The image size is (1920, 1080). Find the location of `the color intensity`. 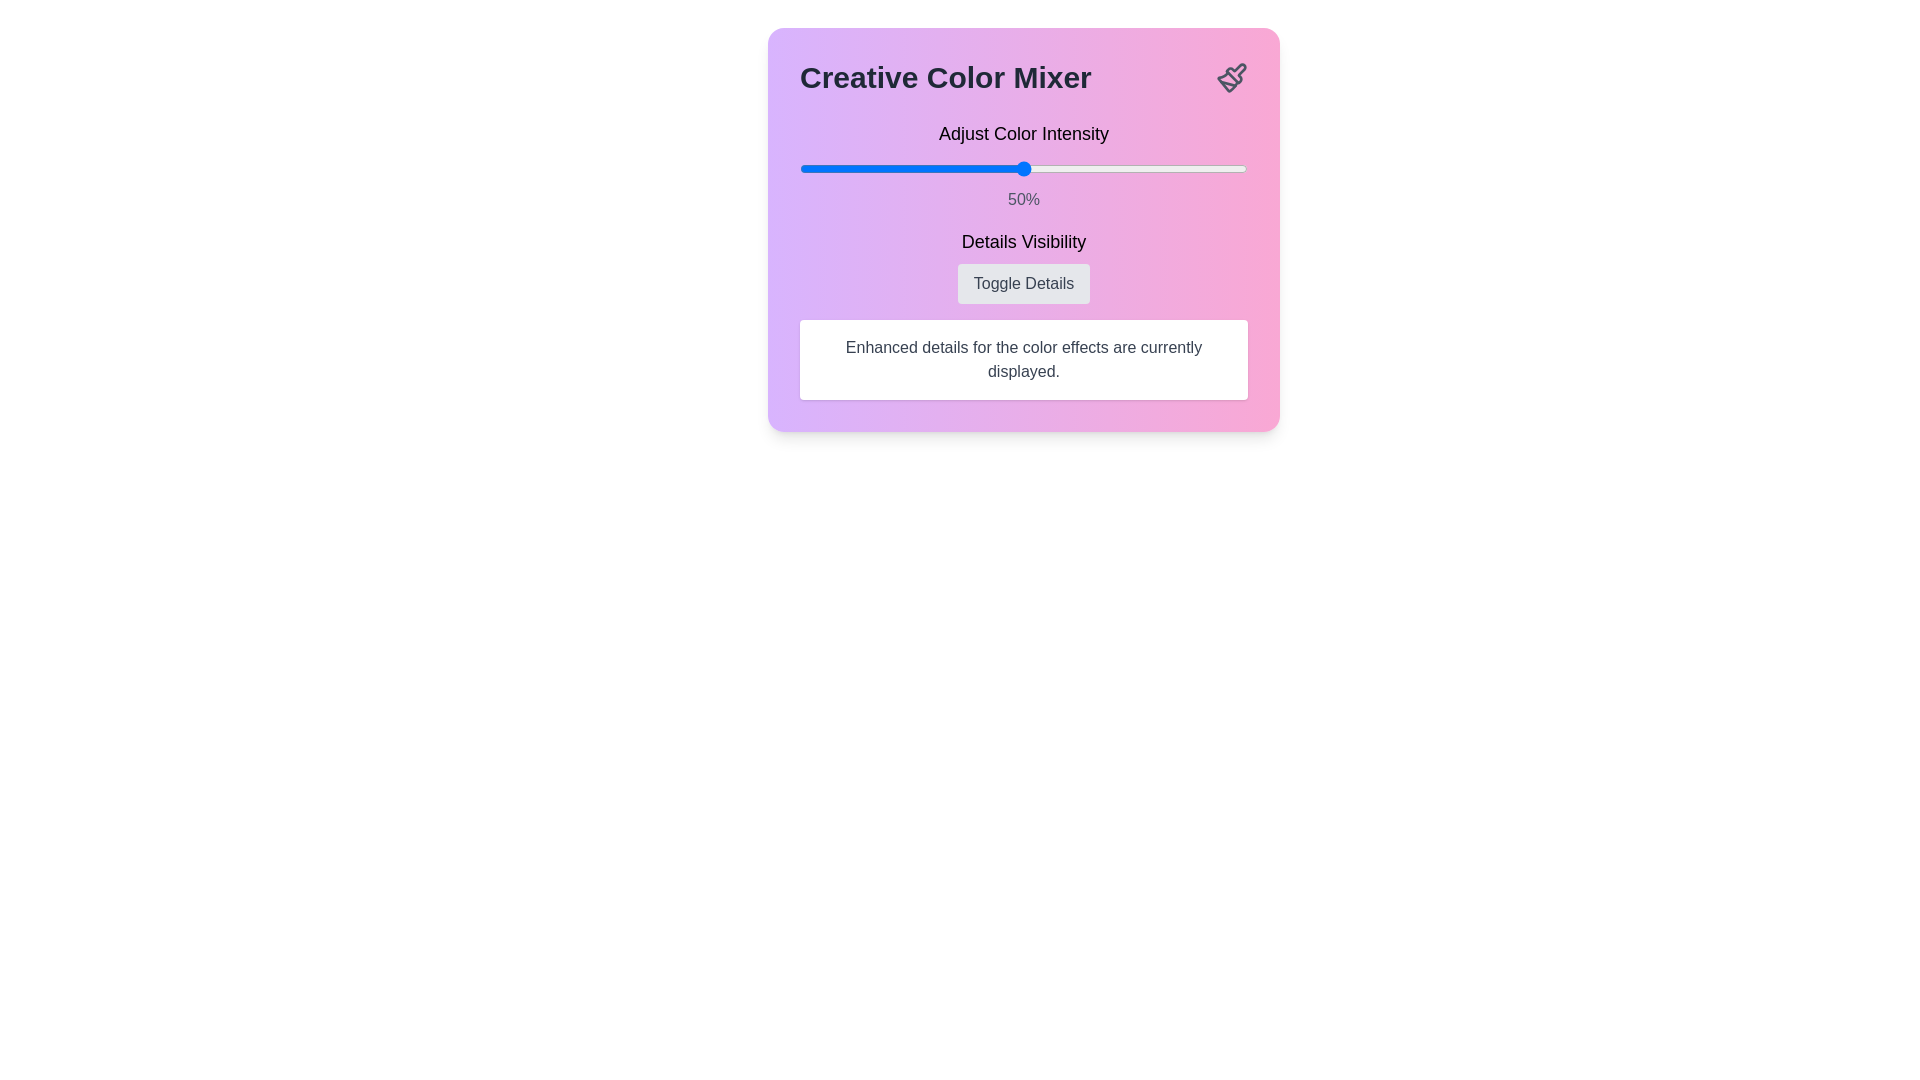

the color intensity is located at coordinates (1001, 168).